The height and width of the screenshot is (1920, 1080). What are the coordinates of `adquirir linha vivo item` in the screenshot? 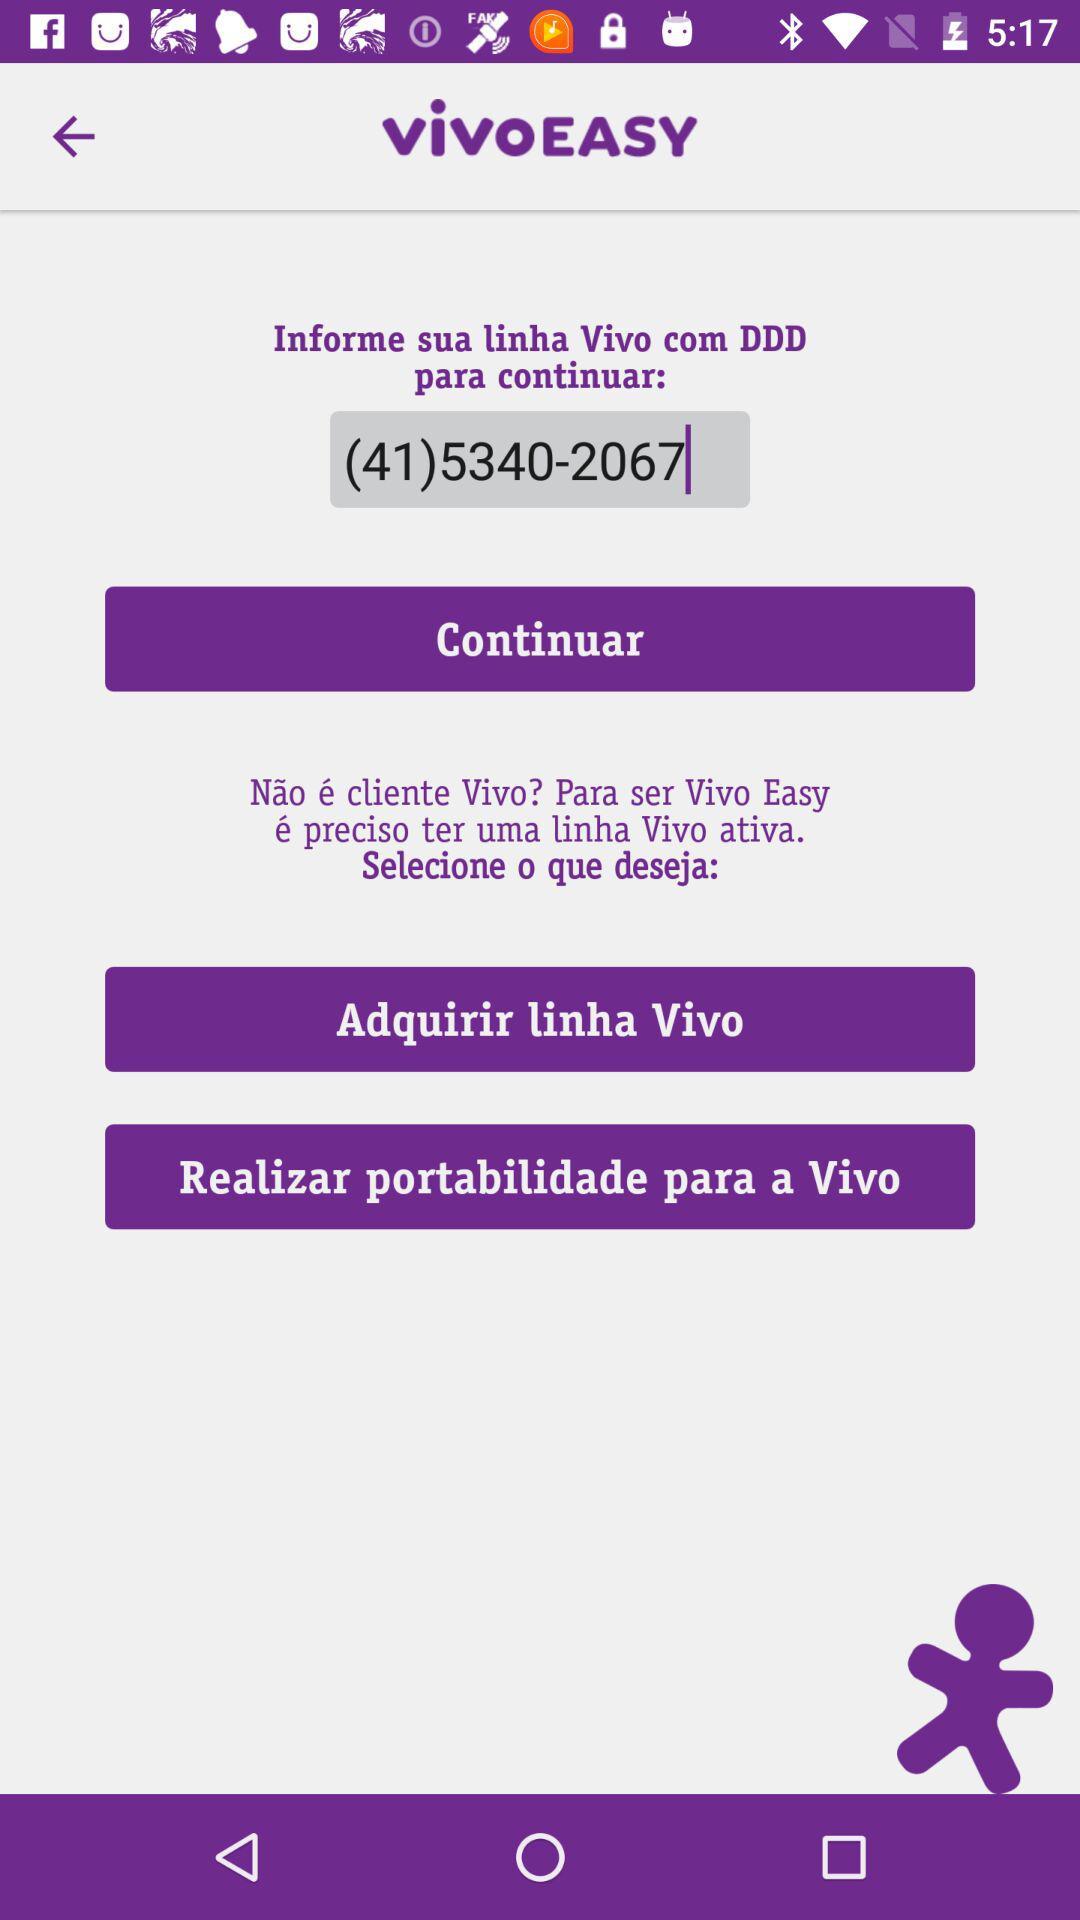 It's located at (540, 1019).